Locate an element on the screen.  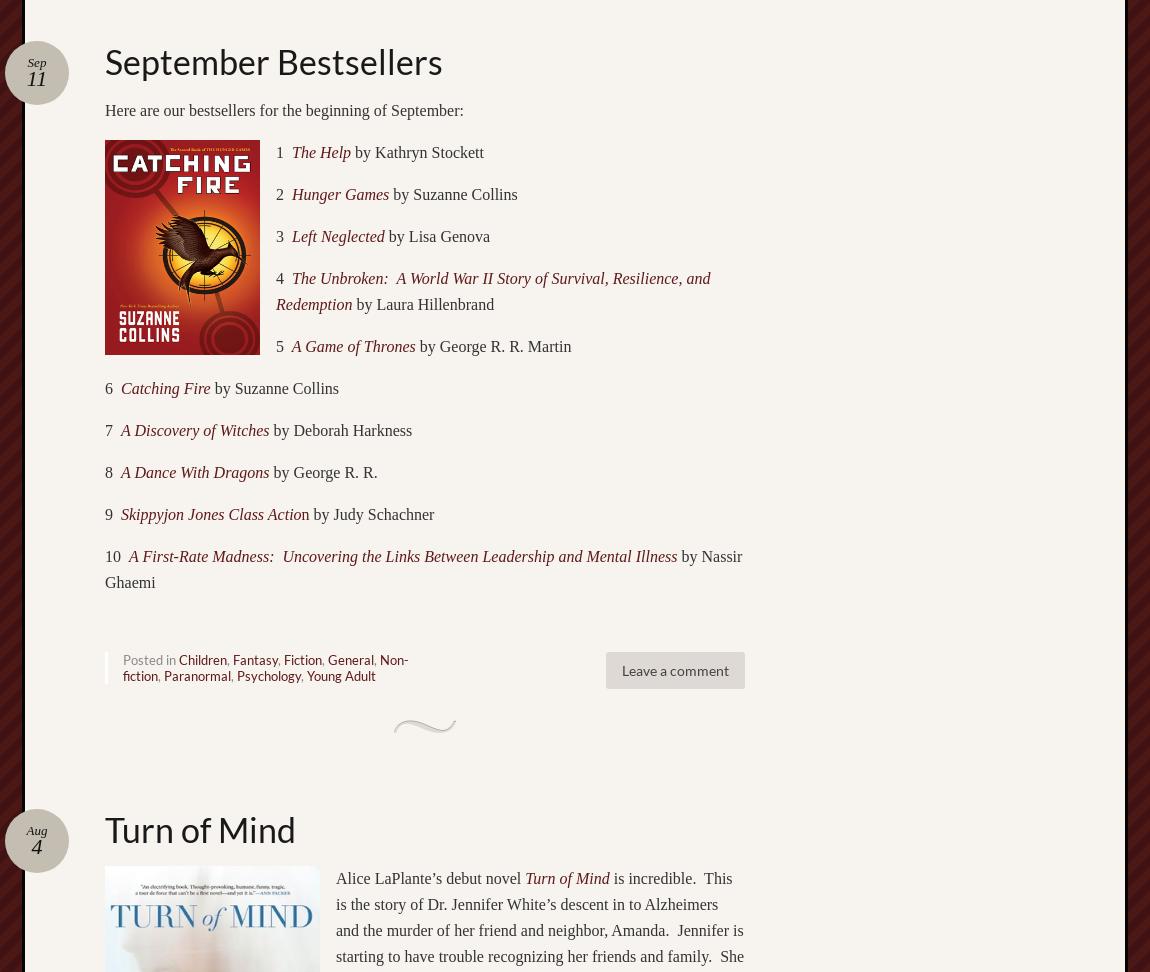
'by Nassir Ghaemi' is located at coordinates (423, 567).